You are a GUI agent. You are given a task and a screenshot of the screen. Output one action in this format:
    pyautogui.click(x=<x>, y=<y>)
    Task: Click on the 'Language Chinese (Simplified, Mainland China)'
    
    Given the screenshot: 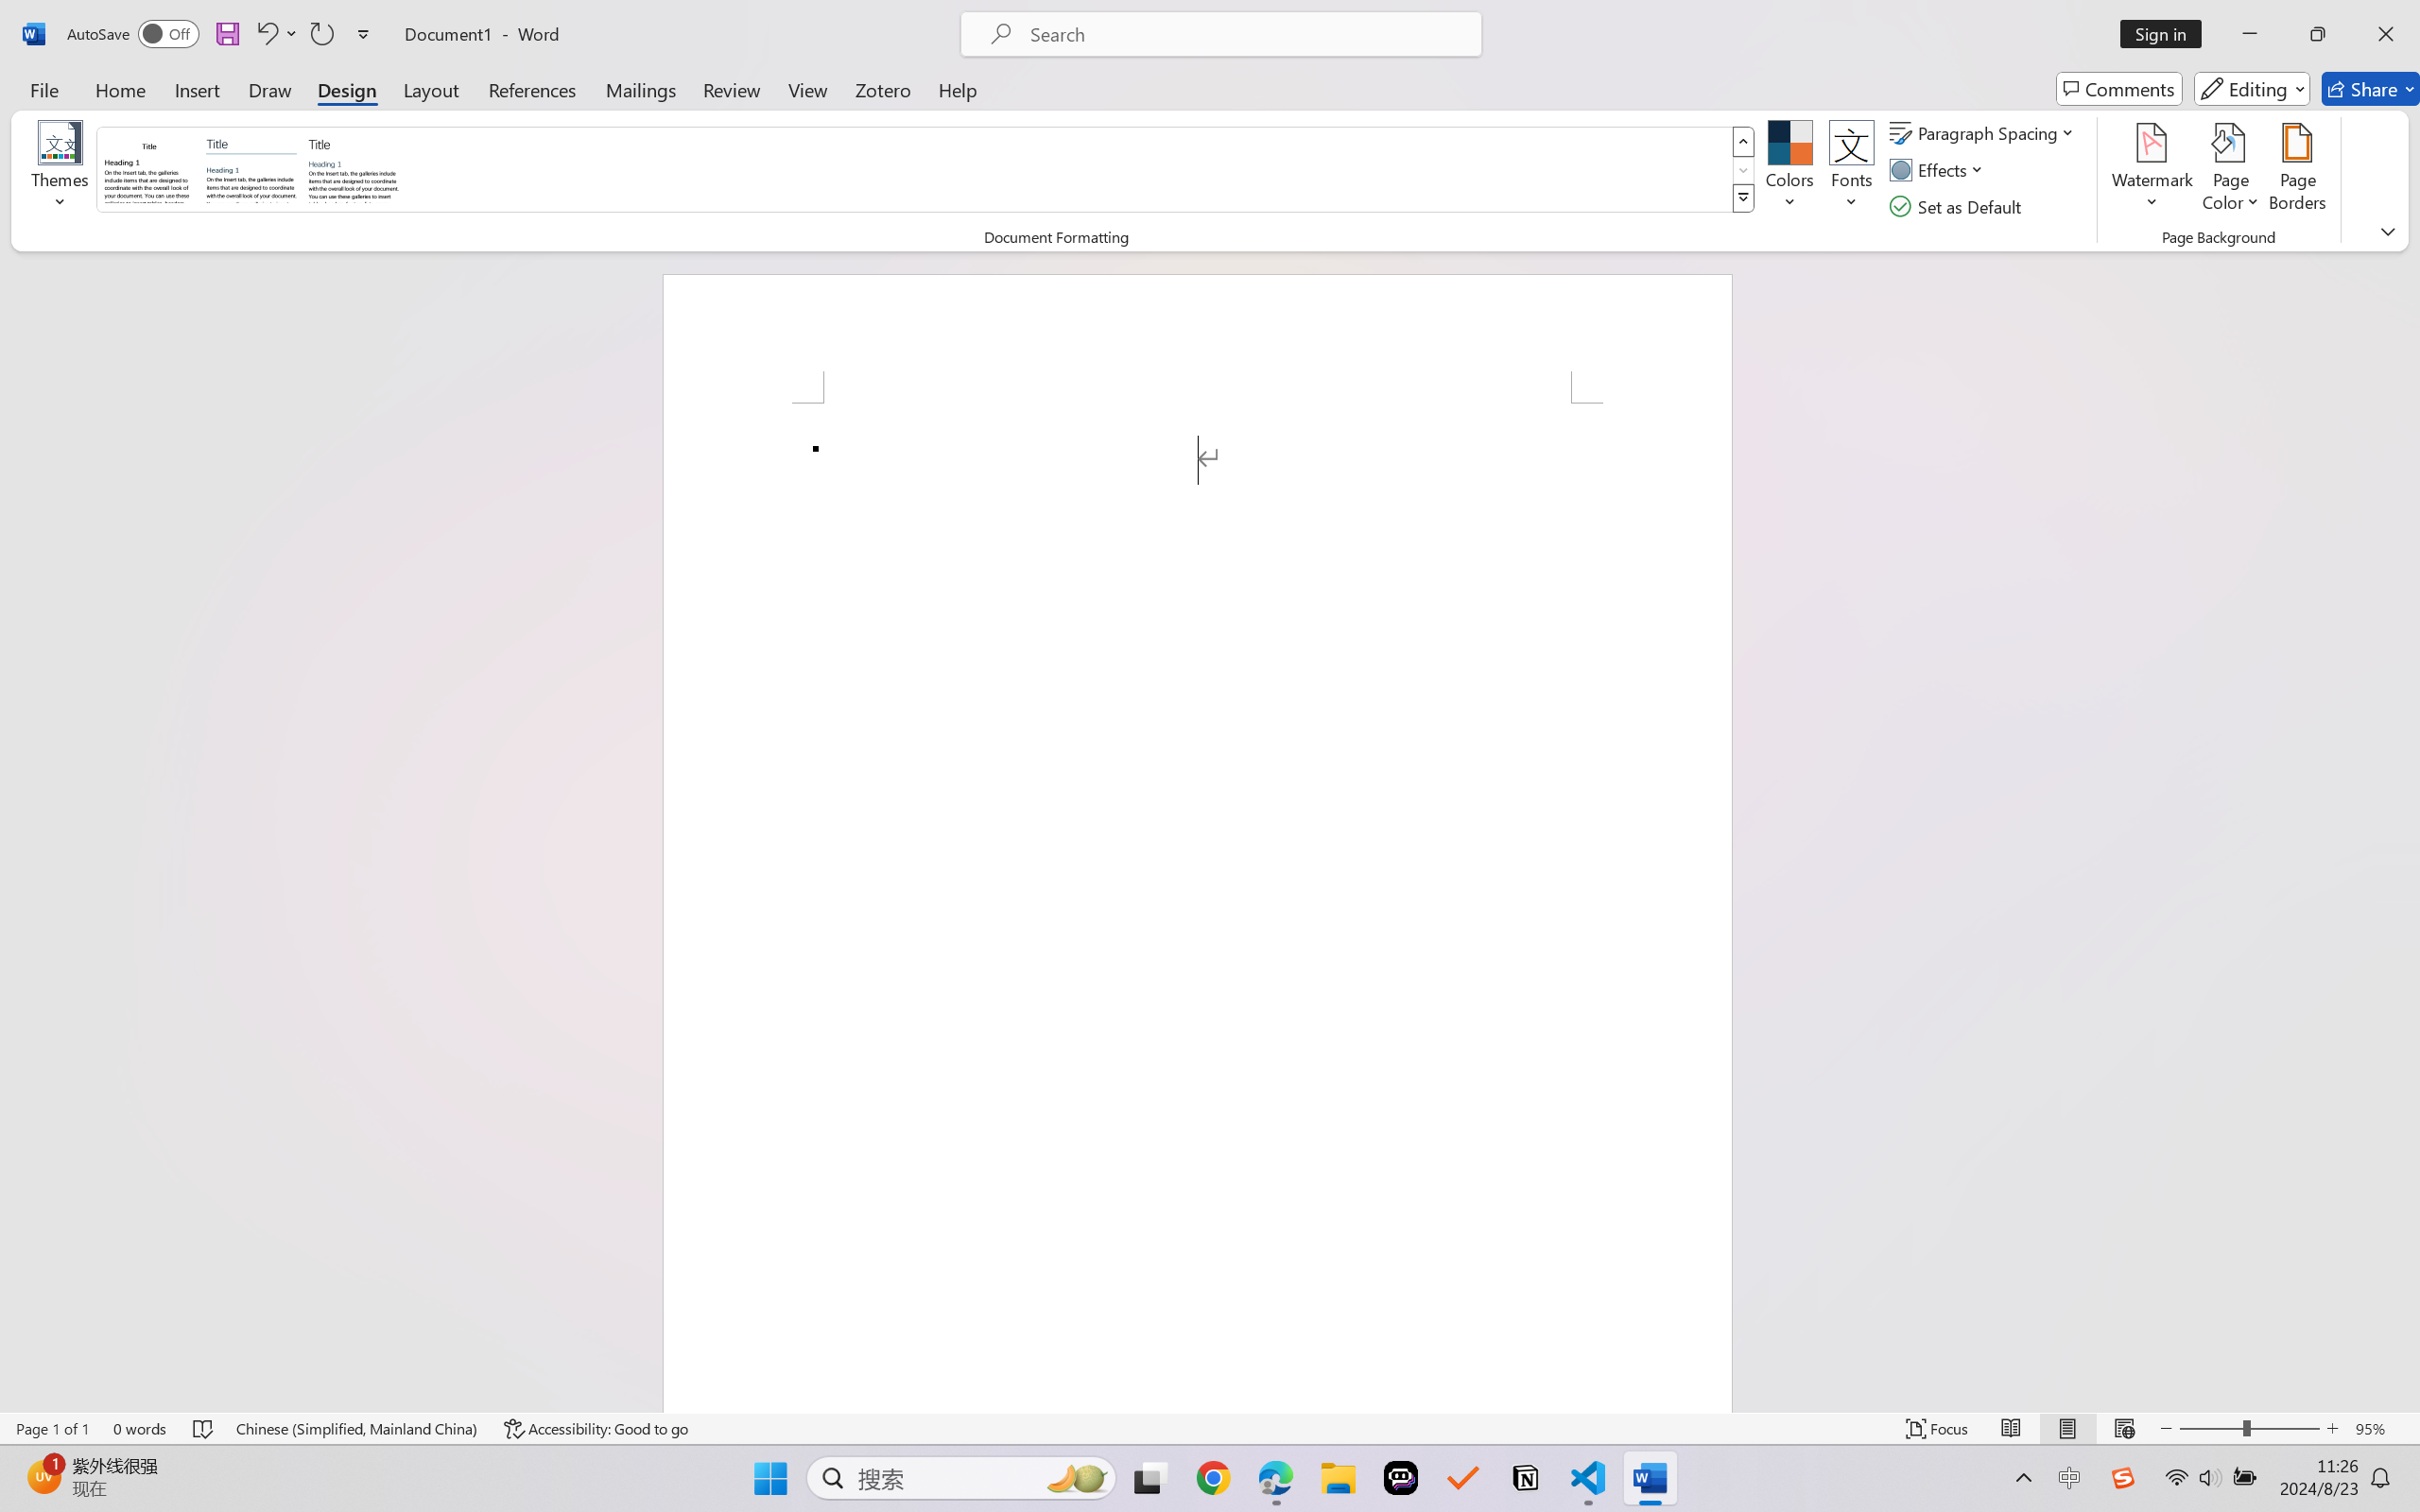 What is the action you would take?
    pyautogui.click(x=356, y=1428)
    